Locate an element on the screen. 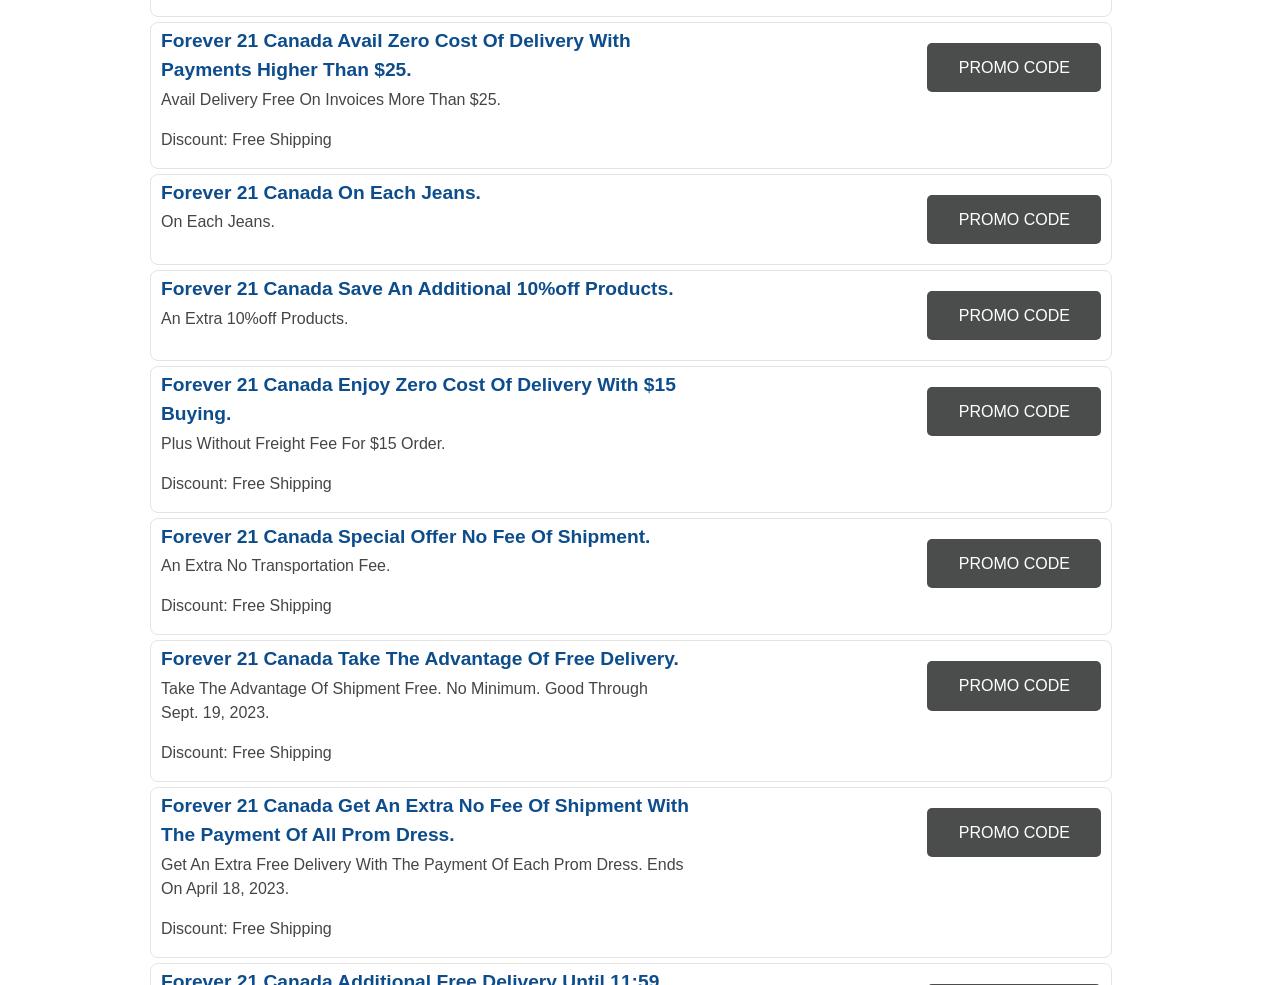 The width and height of the screenshot is (1280, 985). 'Plus Without Freight Fee For $15 Order.' is located at coordinates (161, 441).